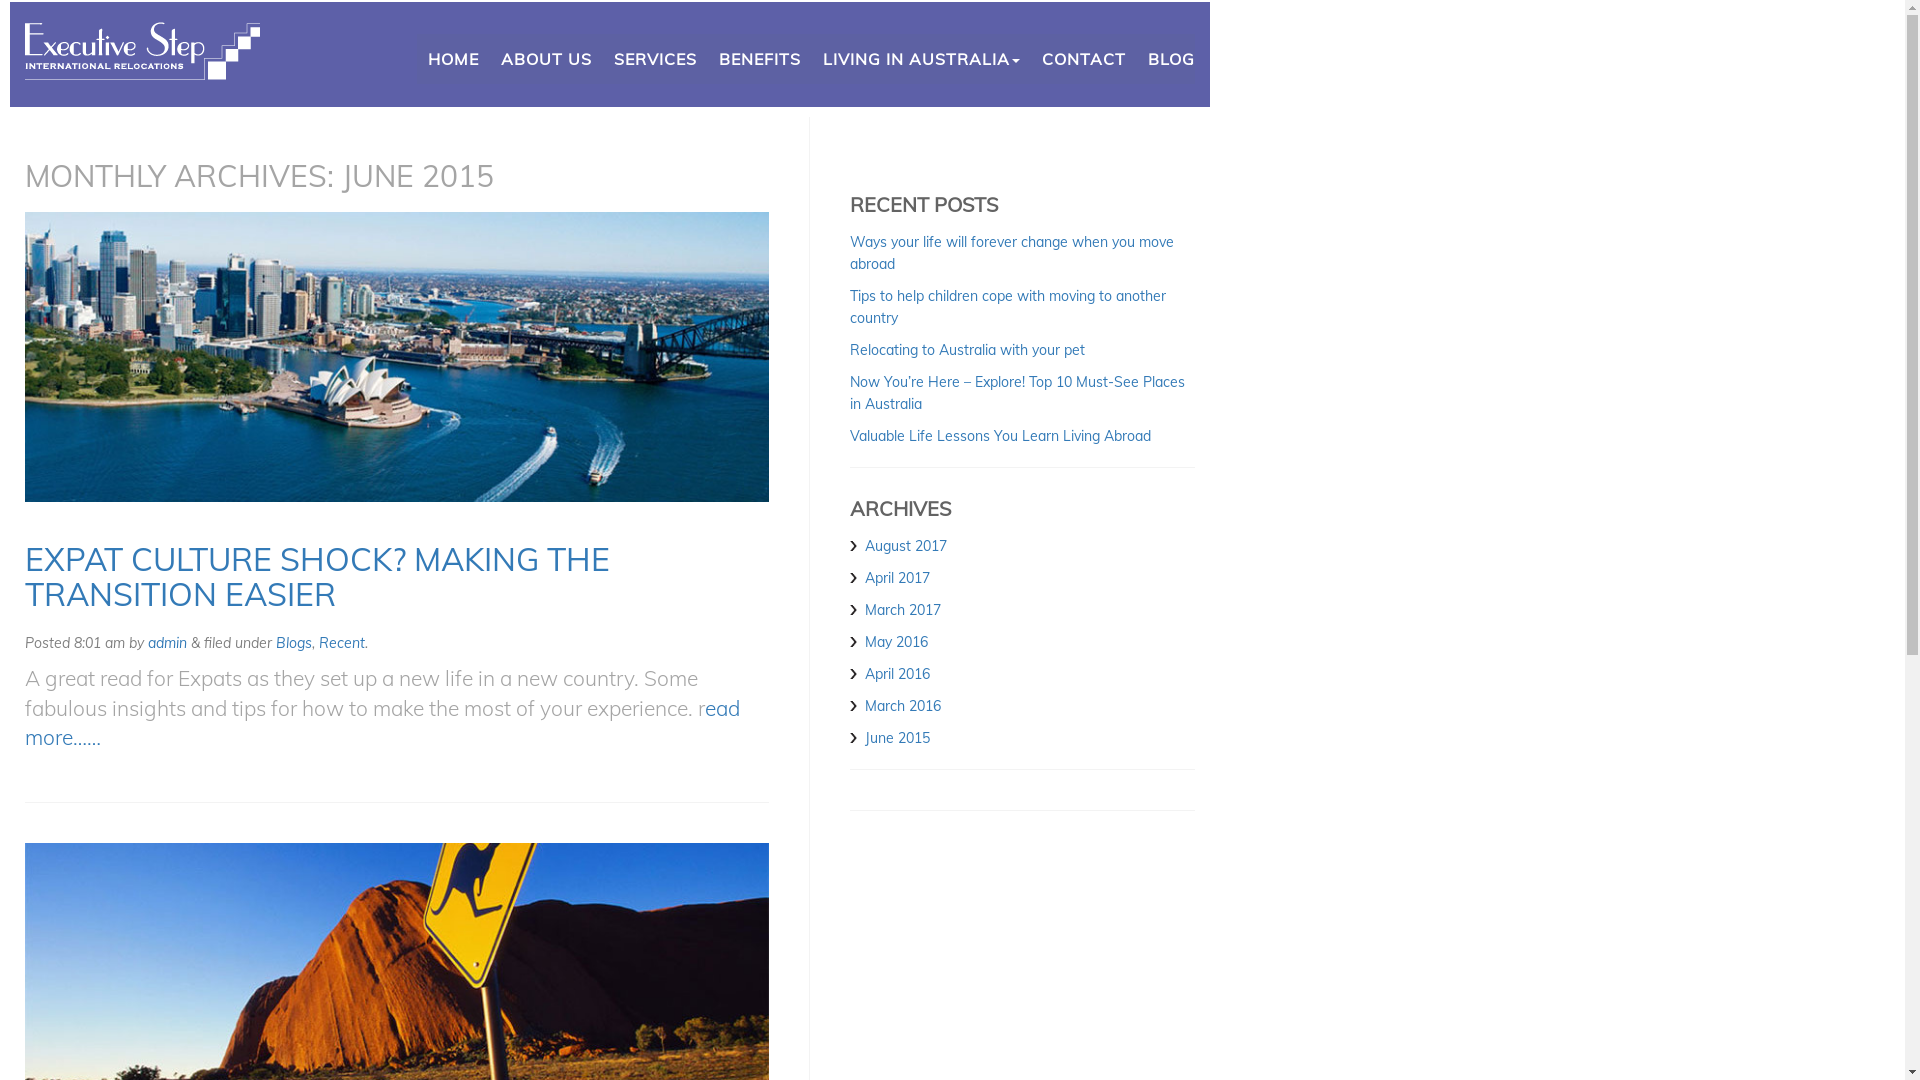 The height and width of the screenshot is (1080, 1920). I want to click on 'Relocating to Australia with your pet', so click(967, 349).